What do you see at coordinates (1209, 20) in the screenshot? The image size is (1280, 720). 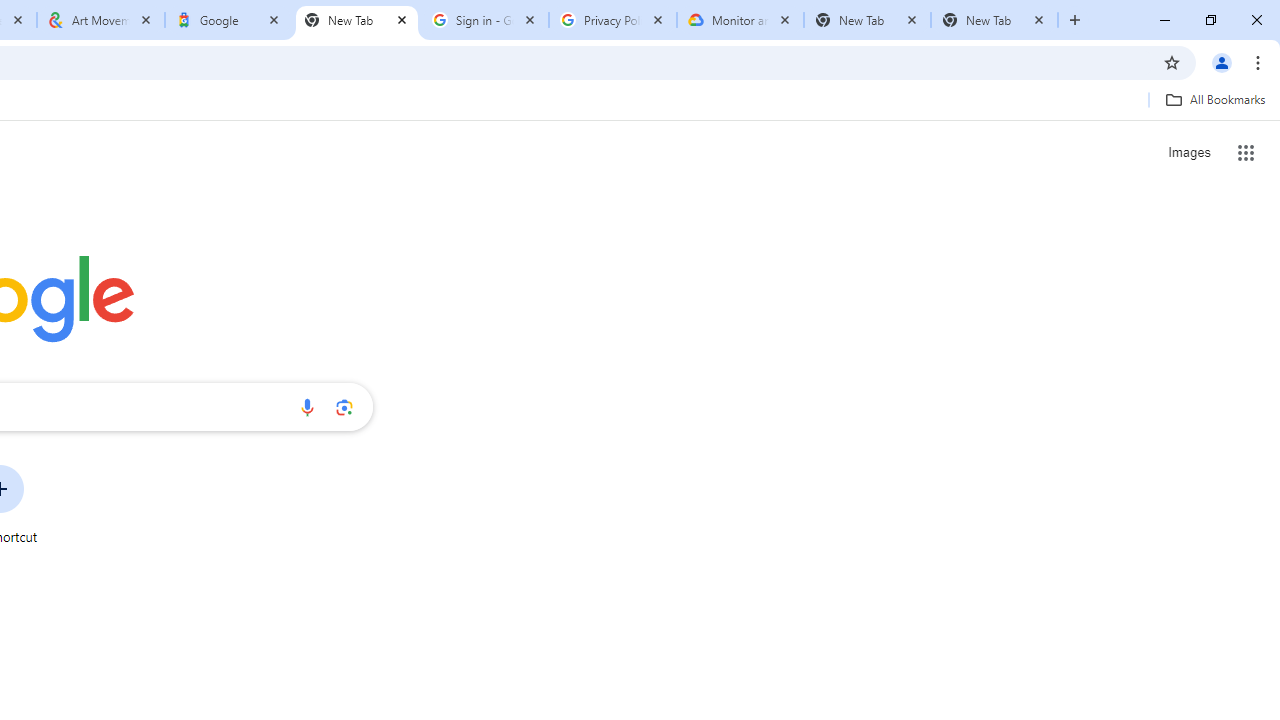 I see `'Restore'` at bounding box center [1209, 20].